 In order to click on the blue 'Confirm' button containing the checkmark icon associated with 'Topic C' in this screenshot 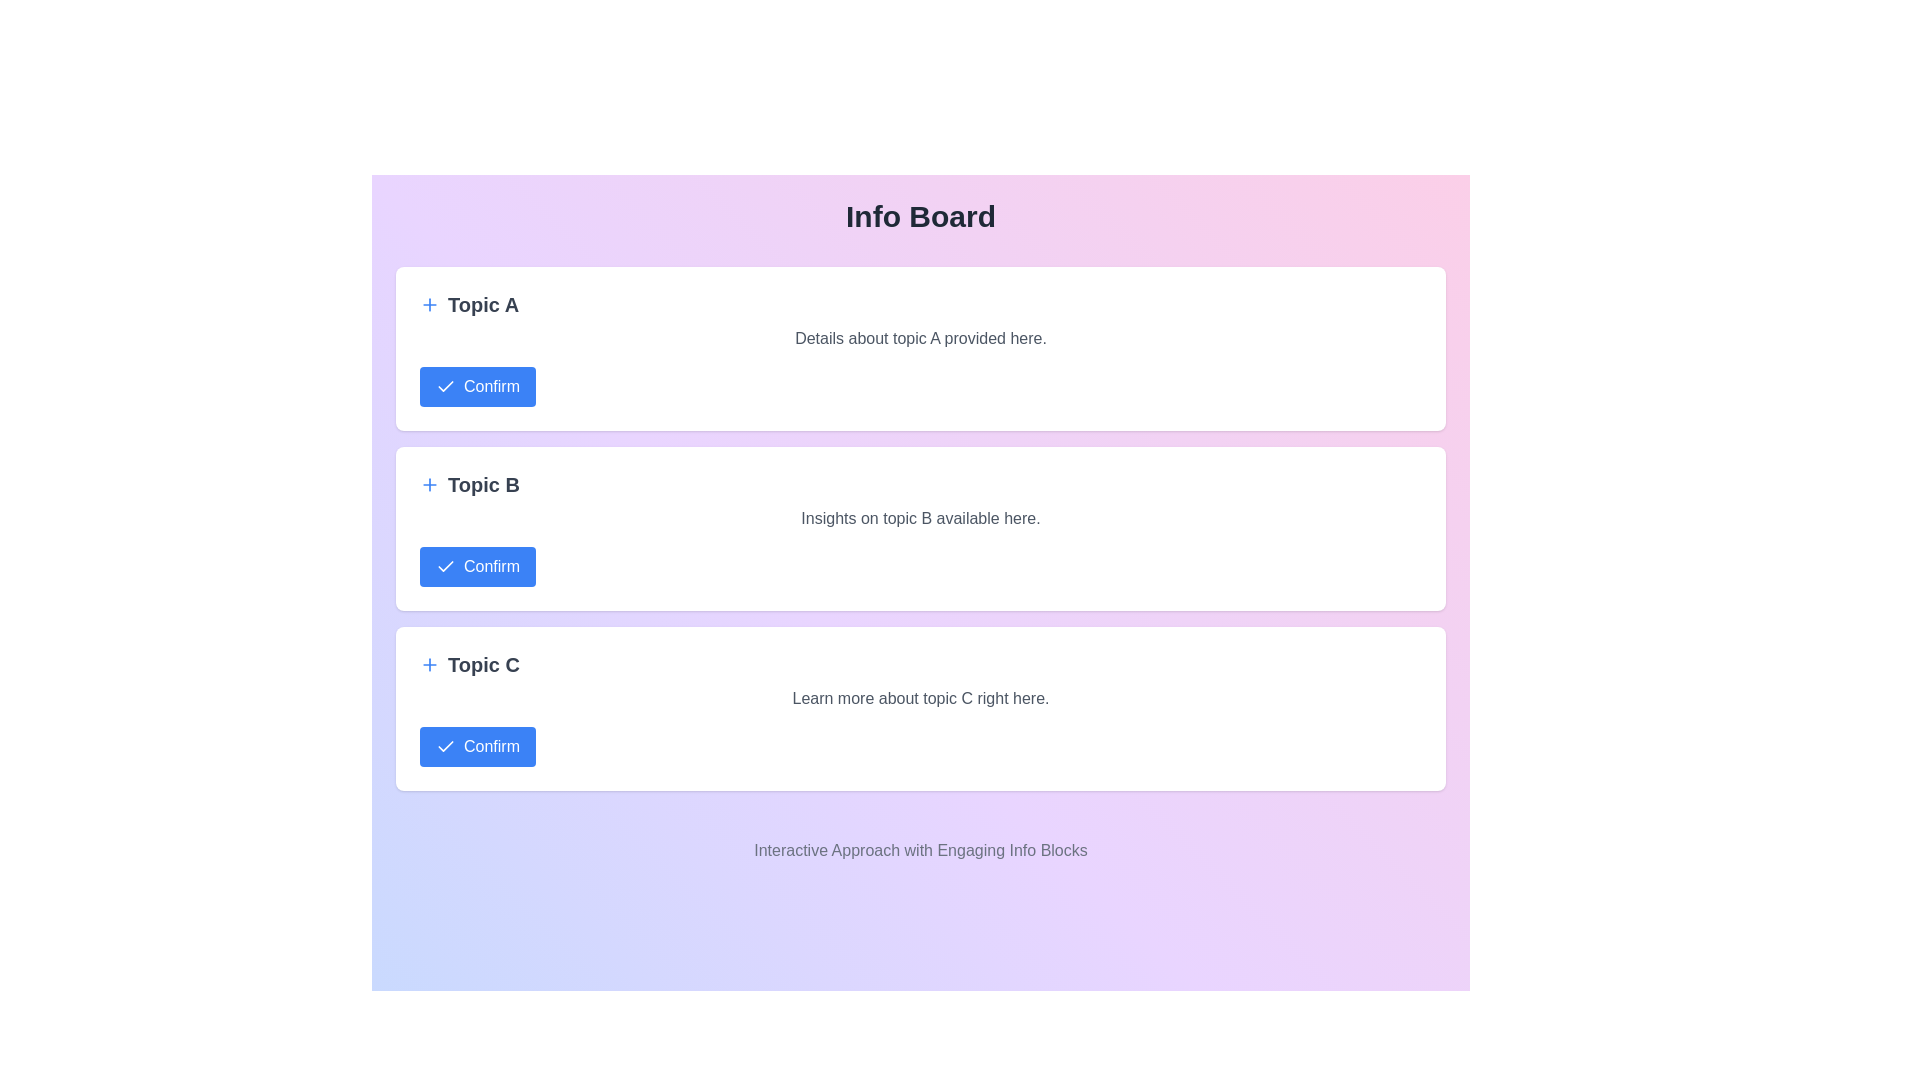, I will do `click(445, 747)`.